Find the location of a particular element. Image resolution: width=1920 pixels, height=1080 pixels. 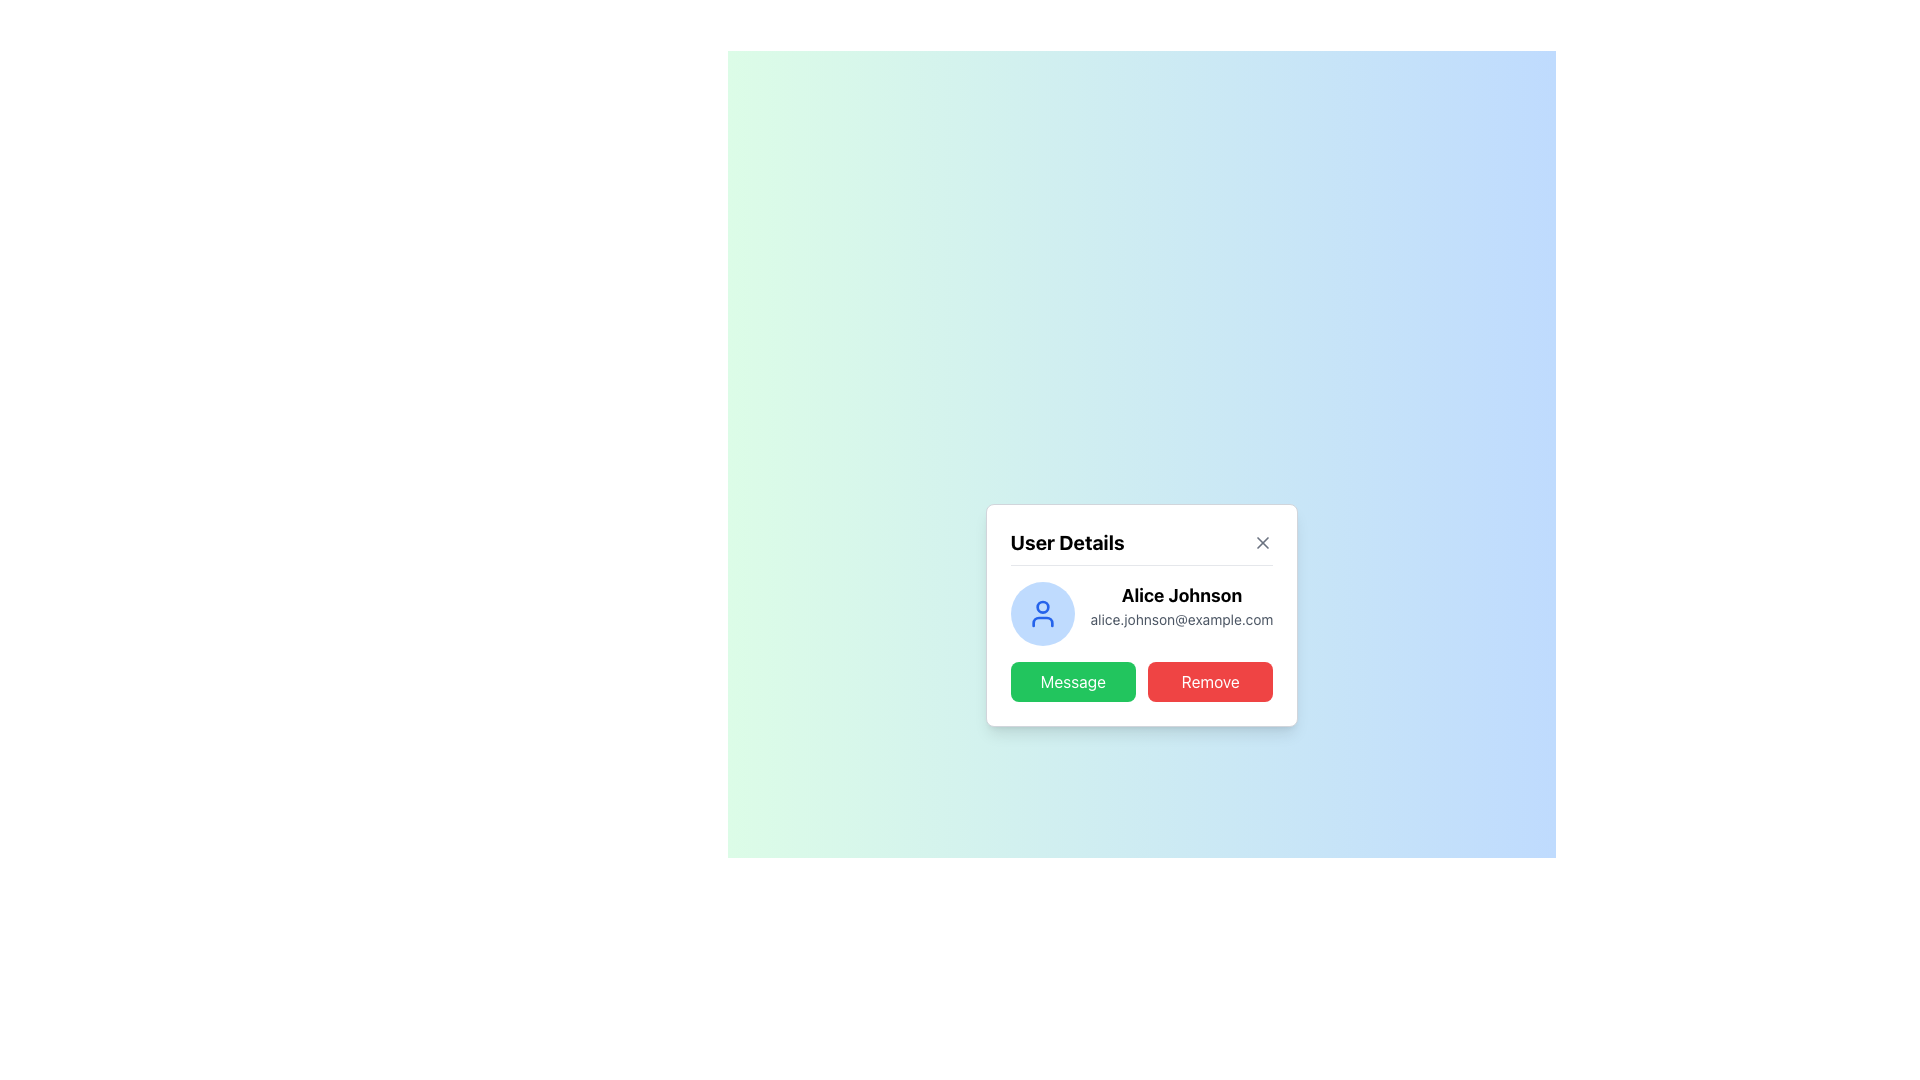

the Profile display element that shows the user's name and email address is located at coordinates (1142, 612).